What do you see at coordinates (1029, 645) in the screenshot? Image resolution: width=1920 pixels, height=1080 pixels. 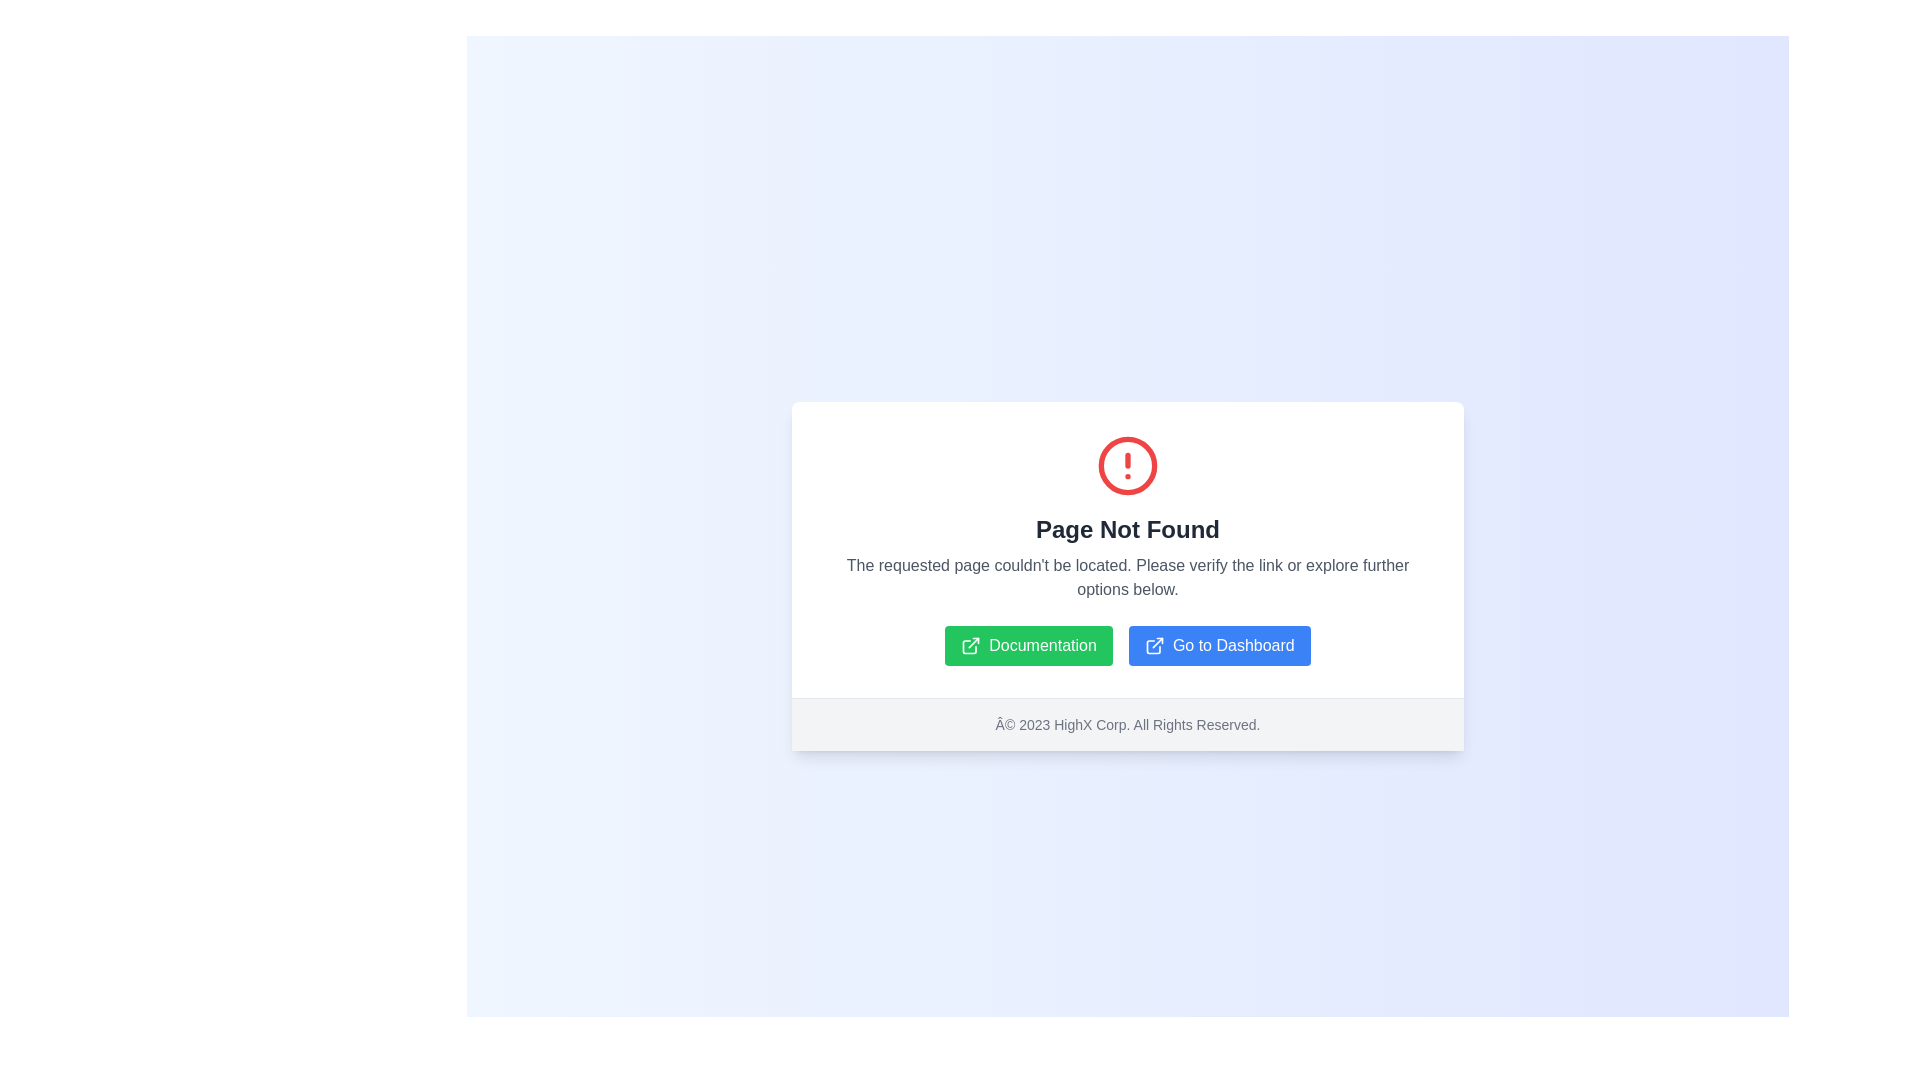 I see `the green button labeled 'Documentation' with an icon to change its background color` at bounding box center [1029, 645].